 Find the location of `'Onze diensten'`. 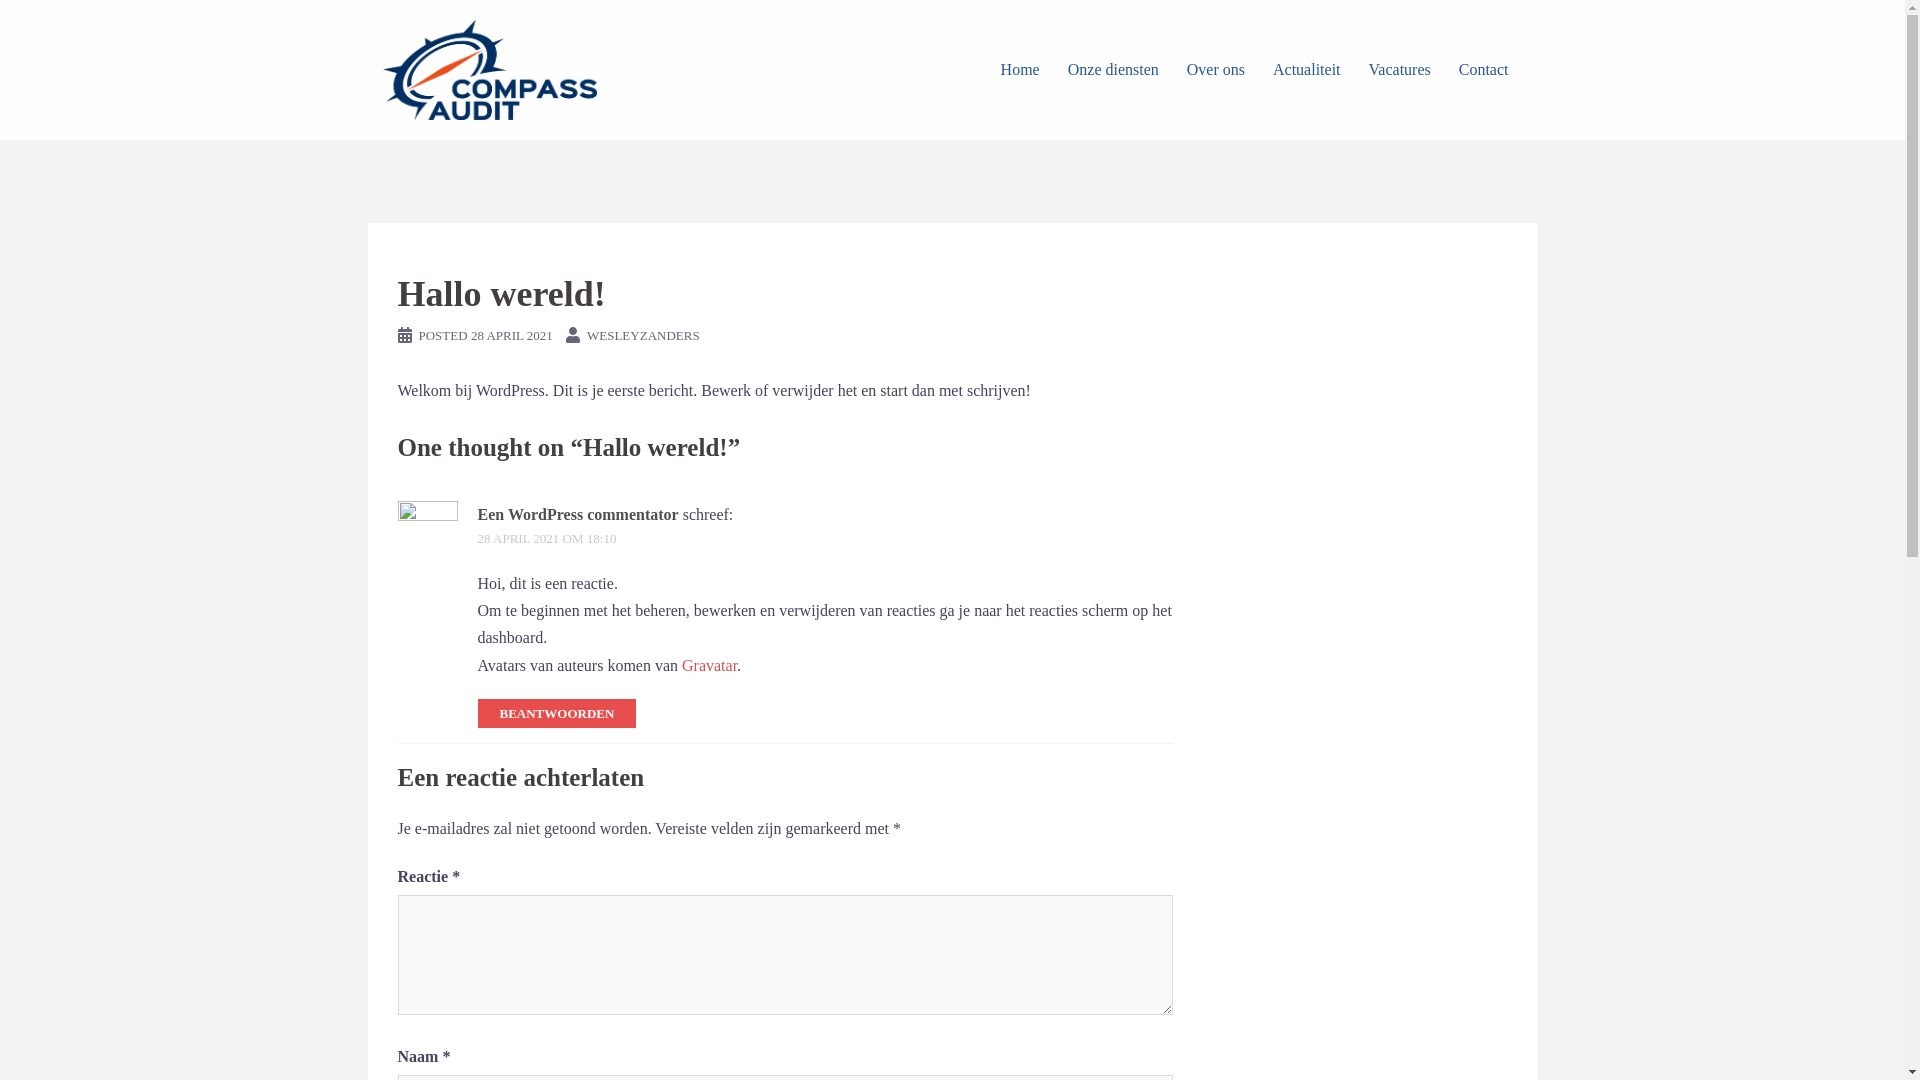

'Onze diensten' is located at coordinates (1067, 68).